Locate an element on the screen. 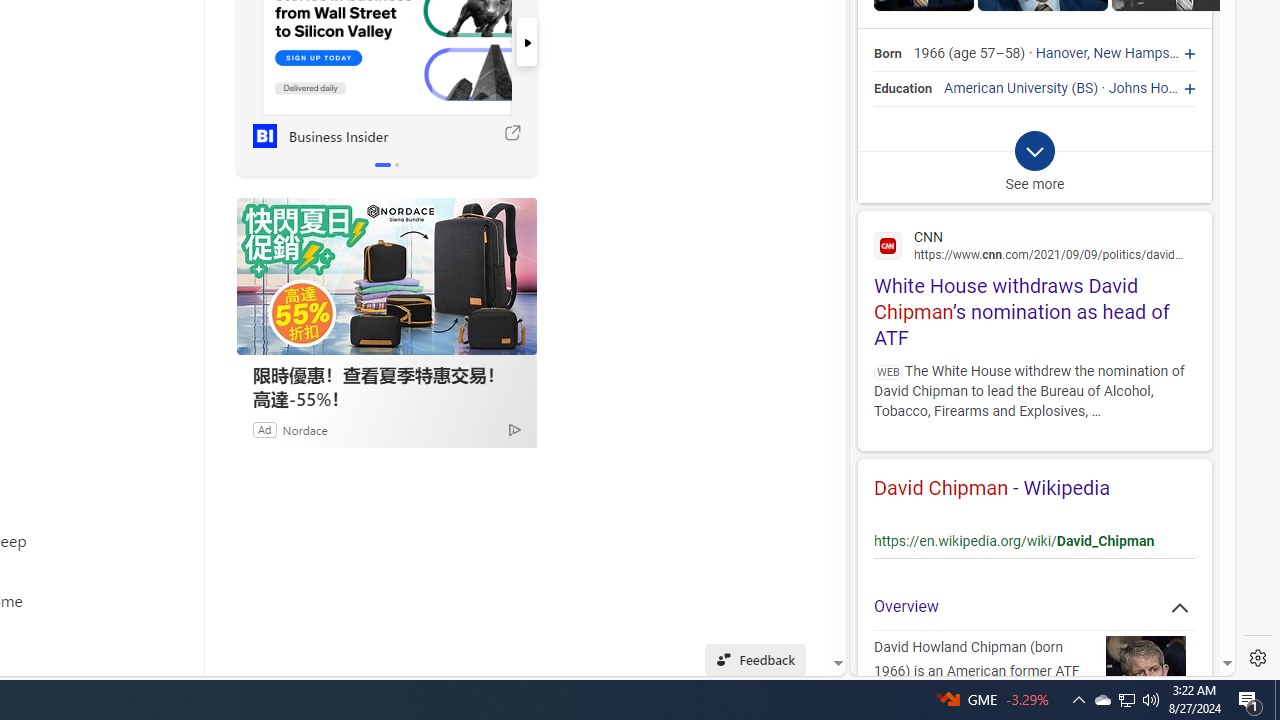 This screenshot has height=720, width=1280. 'Hanover' is located at coordinates (1060, 53).